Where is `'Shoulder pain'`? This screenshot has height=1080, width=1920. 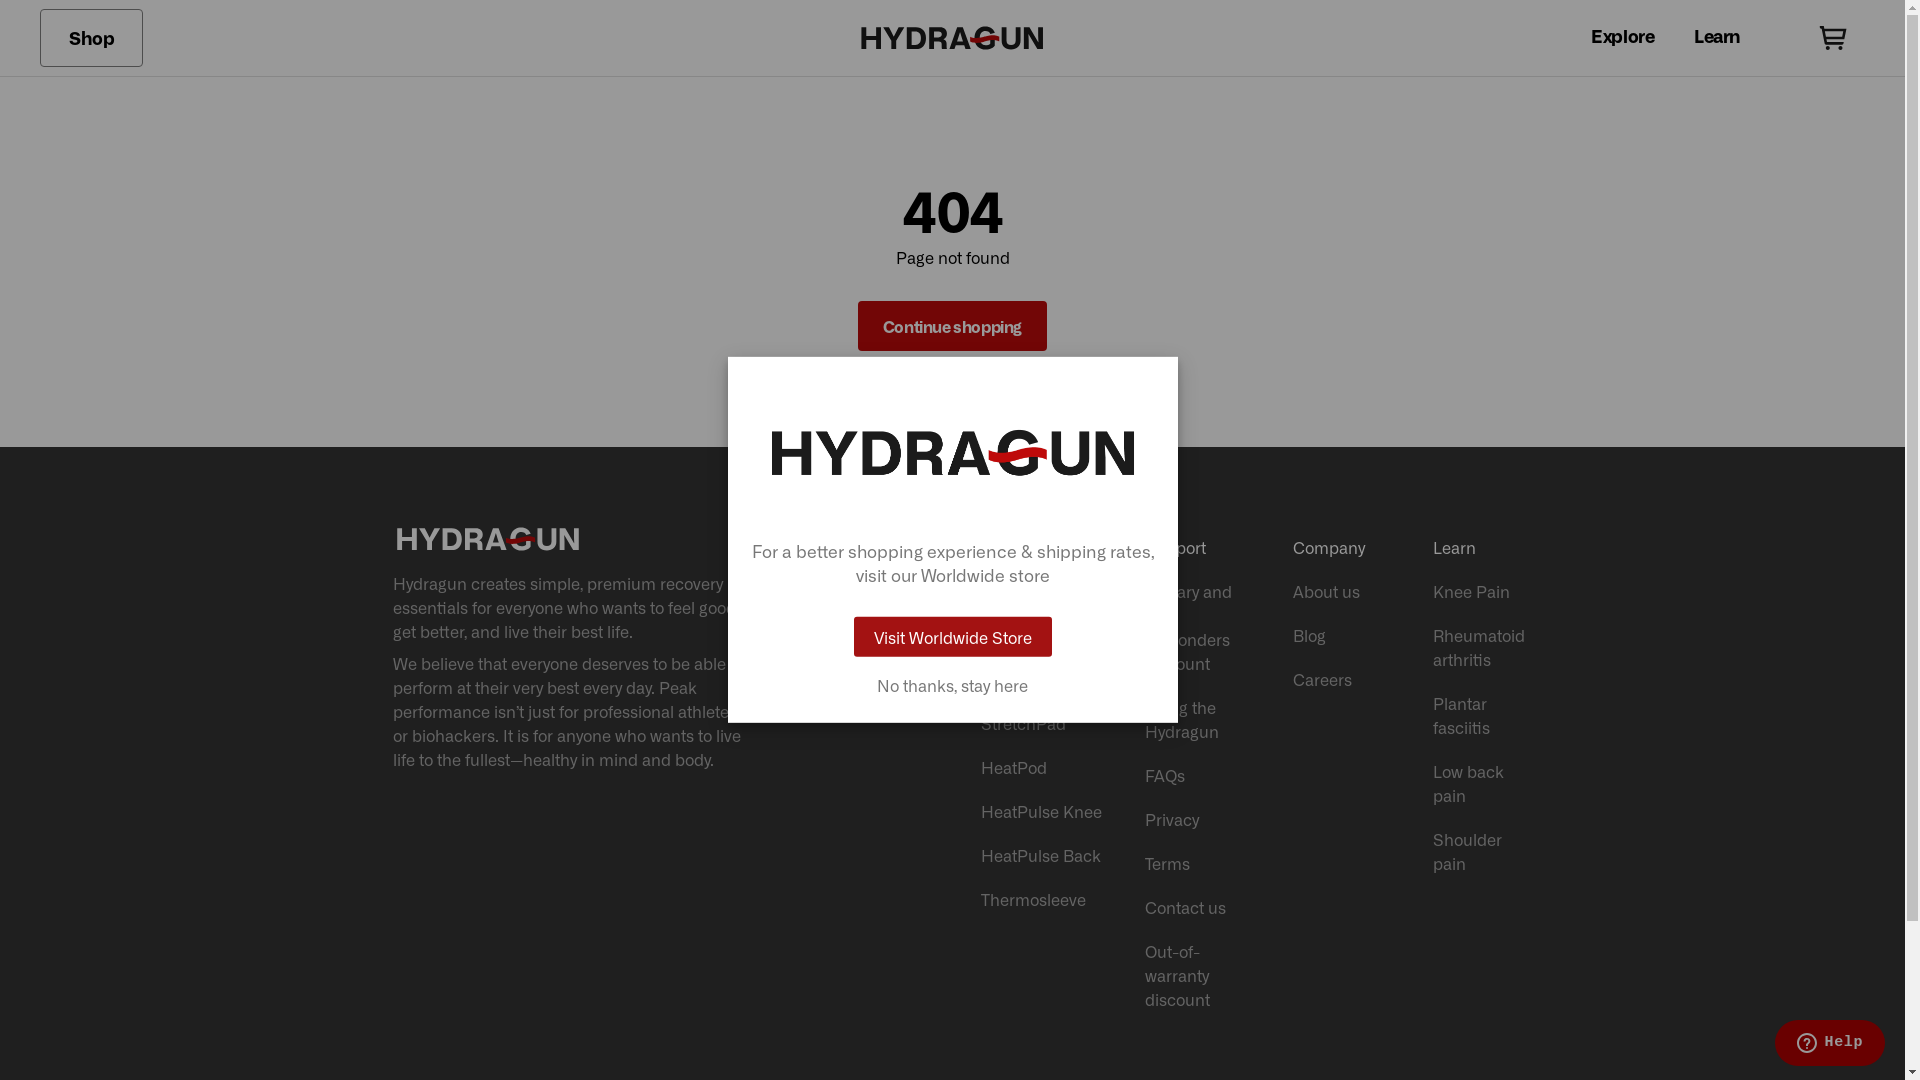
'Shoulder pain' is located at coordinates (1482, 851).